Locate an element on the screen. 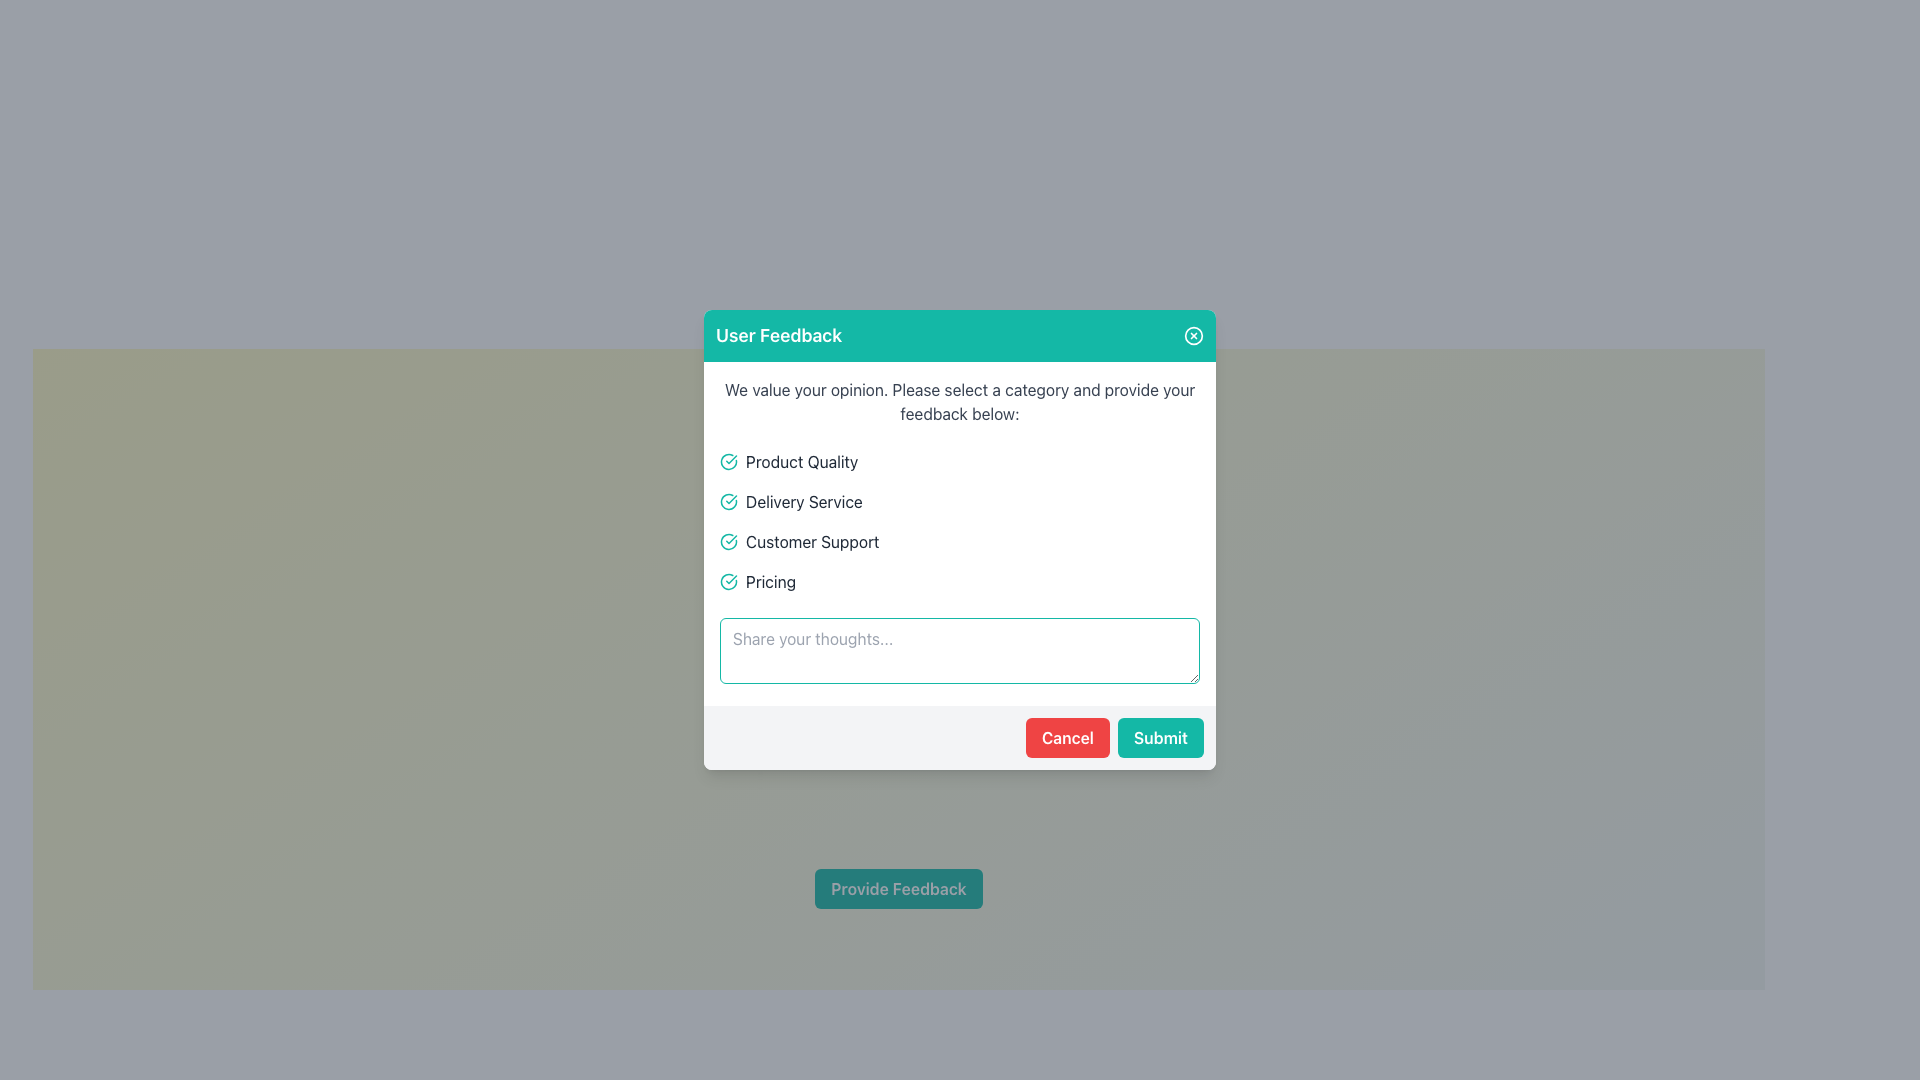 The image size is (1920, 1080). the 'Cancel' button in the lower-right section of the feedback modal to observe the hover effect is located at coordinates (1066, 737).